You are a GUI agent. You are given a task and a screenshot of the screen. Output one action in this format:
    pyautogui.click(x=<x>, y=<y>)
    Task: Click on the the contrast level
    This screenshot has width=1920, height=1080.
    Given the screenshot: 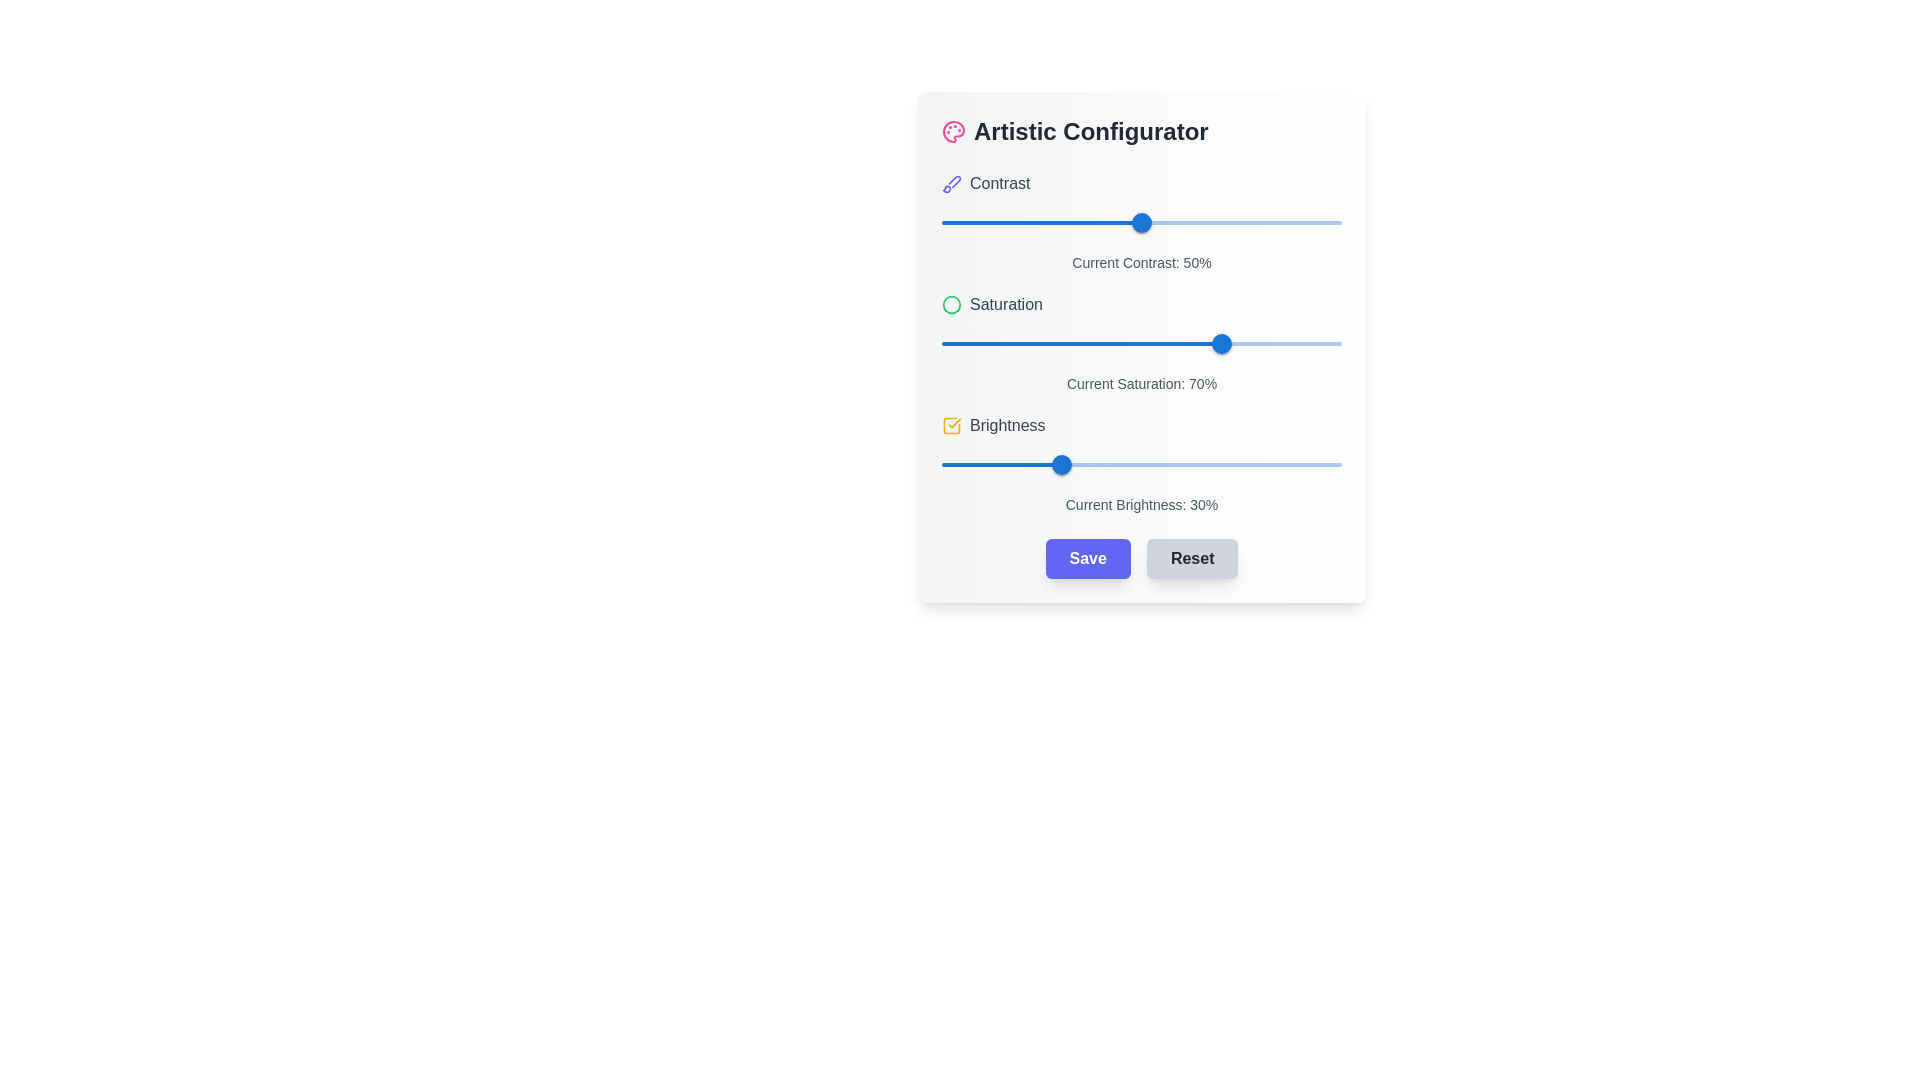 What is the action you would take?
    pyautogui.click(x=961, y=223)
    